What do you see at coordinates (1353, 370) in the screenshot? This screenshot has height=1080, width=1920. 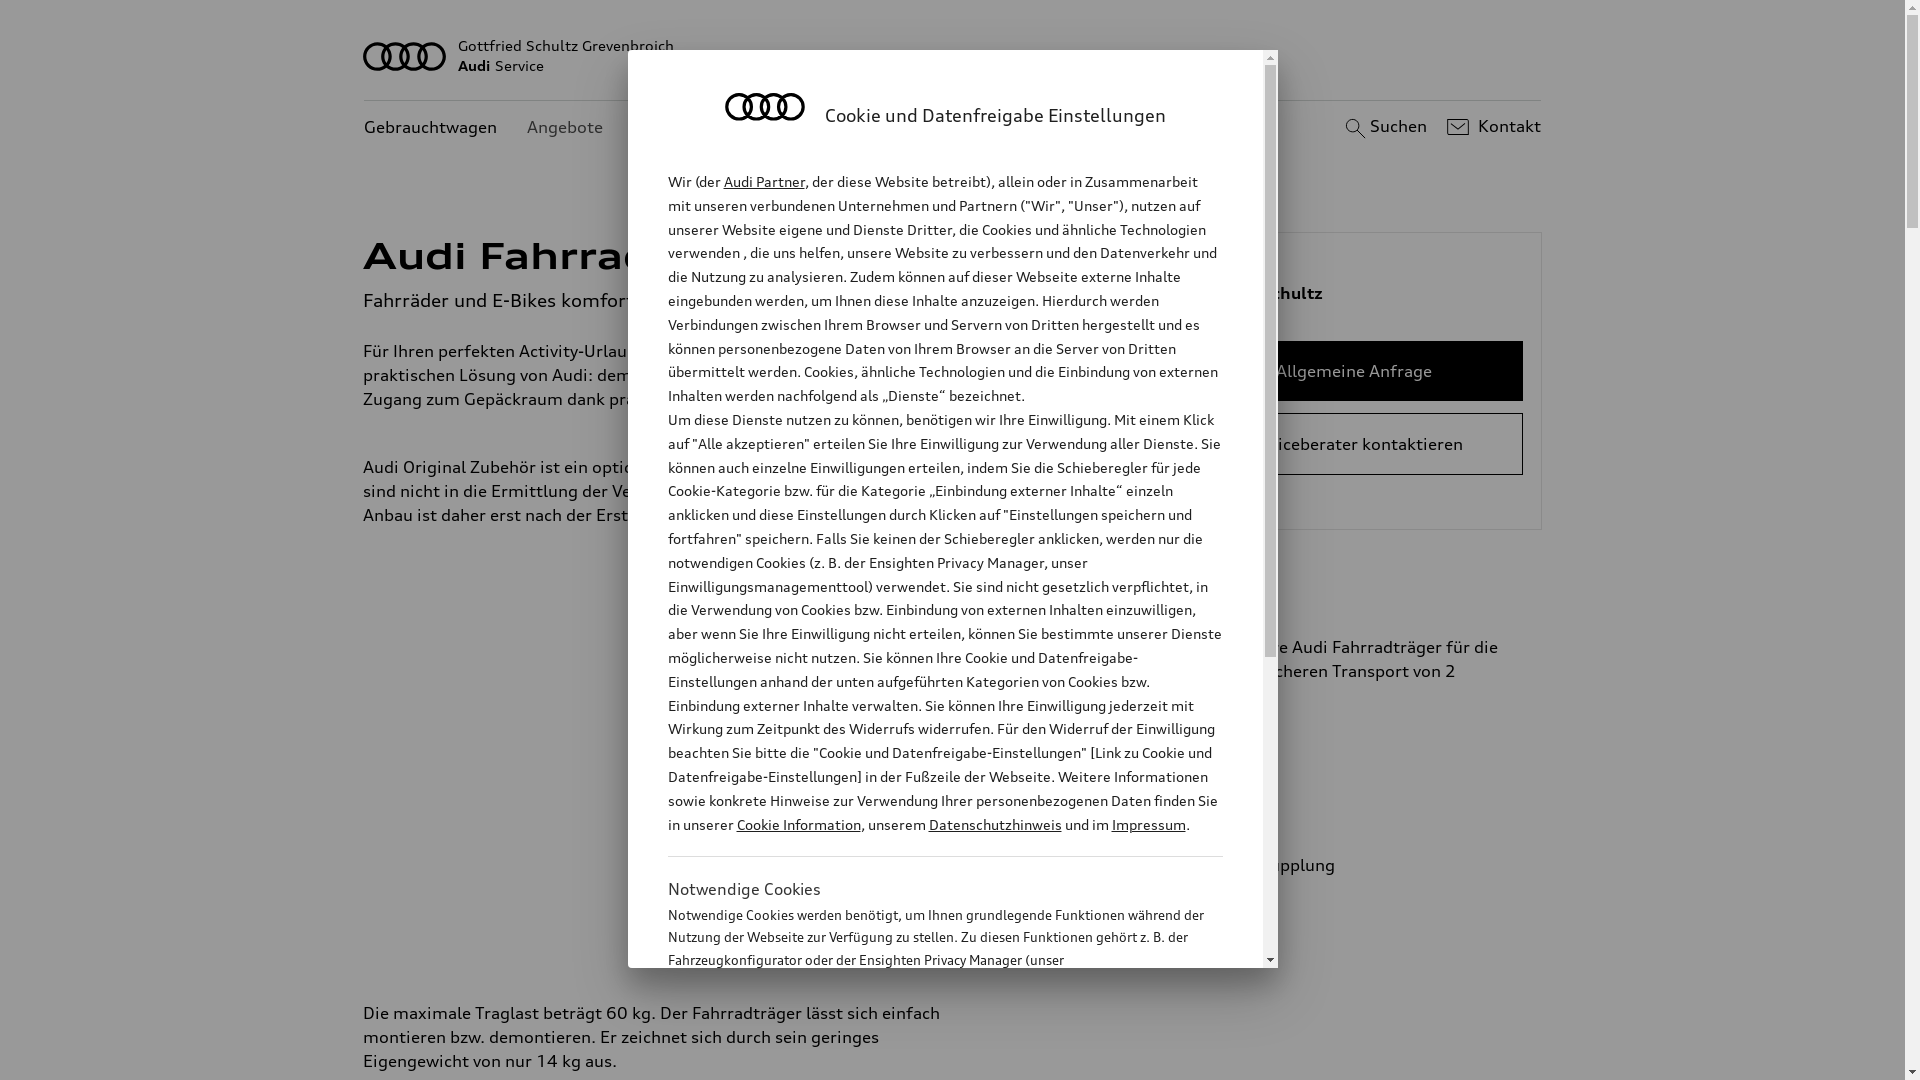 I see `'Allgemeine Anfrage'` at bounding box center [1353, 370].